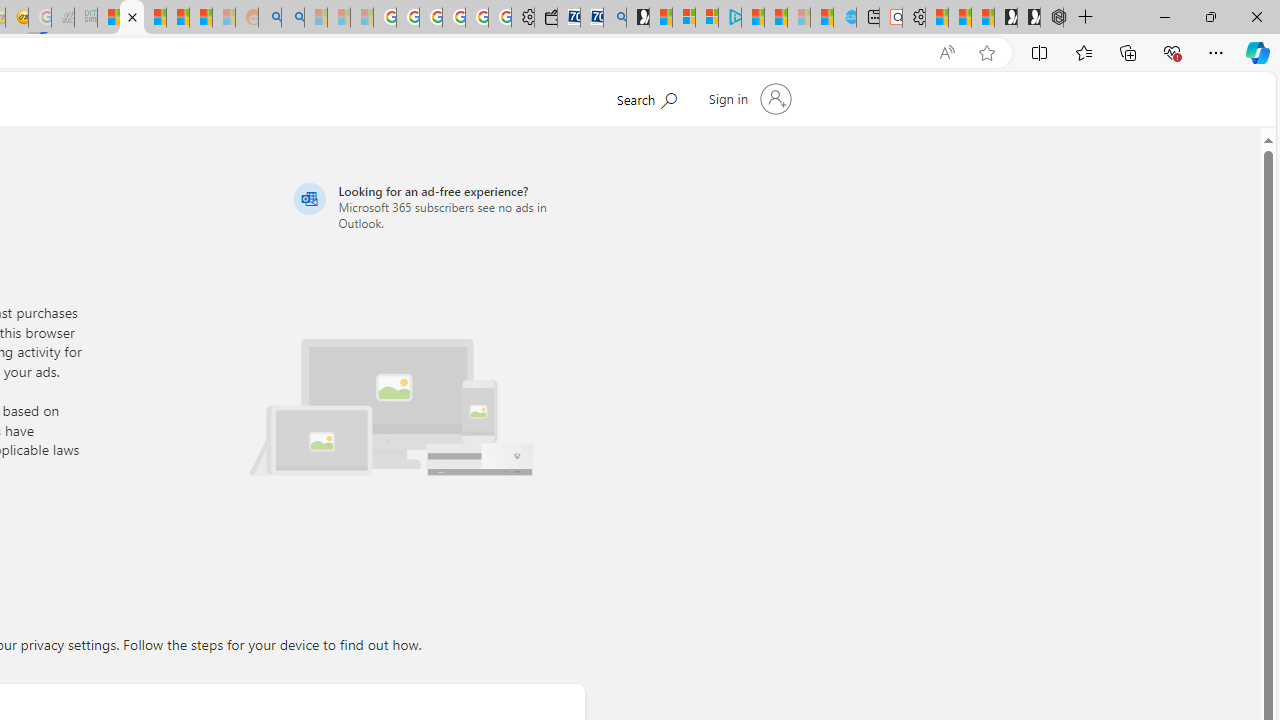  Describe the element at coordinates (200, 17) in the screenshot. I see `'Student Loan Update: Forgiveness Program Ends This Month'` at that location.